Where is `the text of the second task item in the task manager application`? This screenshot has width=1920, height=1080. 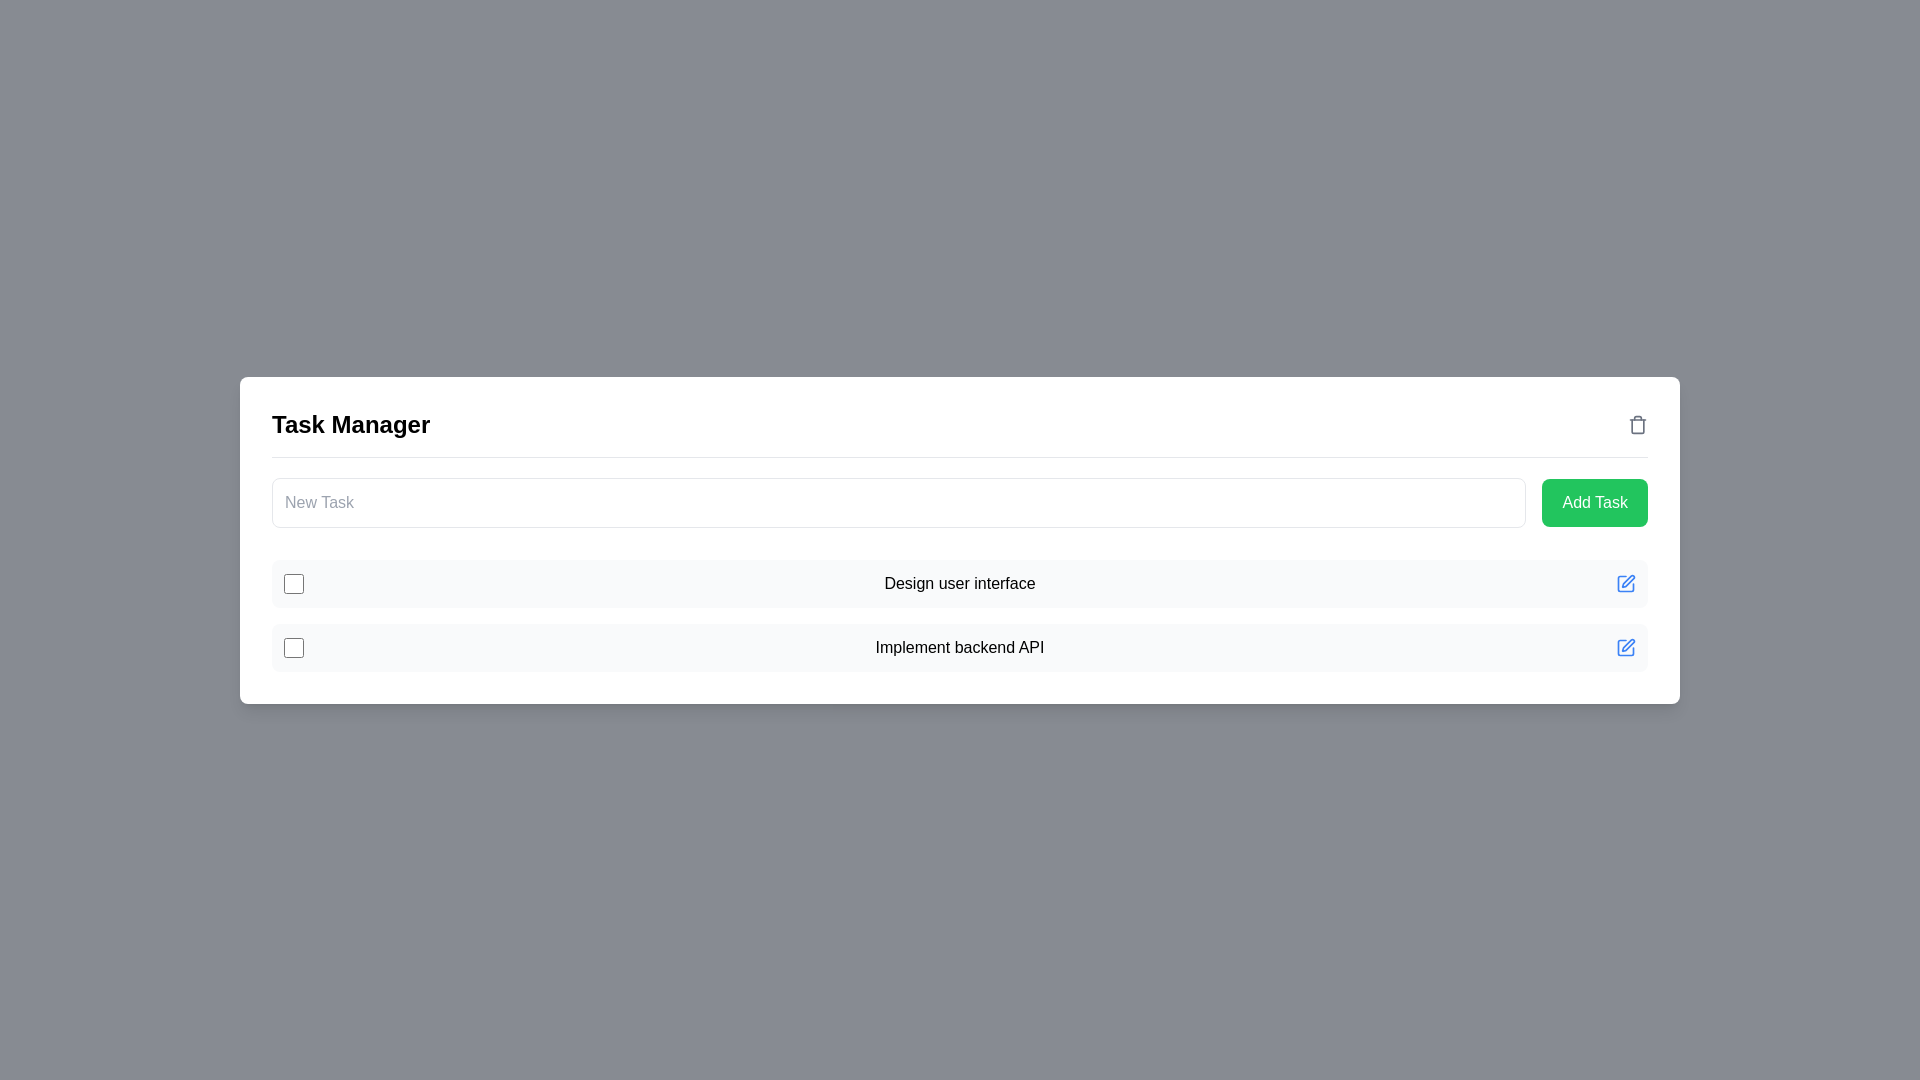 the text of the second task item in the task manager application is located at coordinates (960, 647).